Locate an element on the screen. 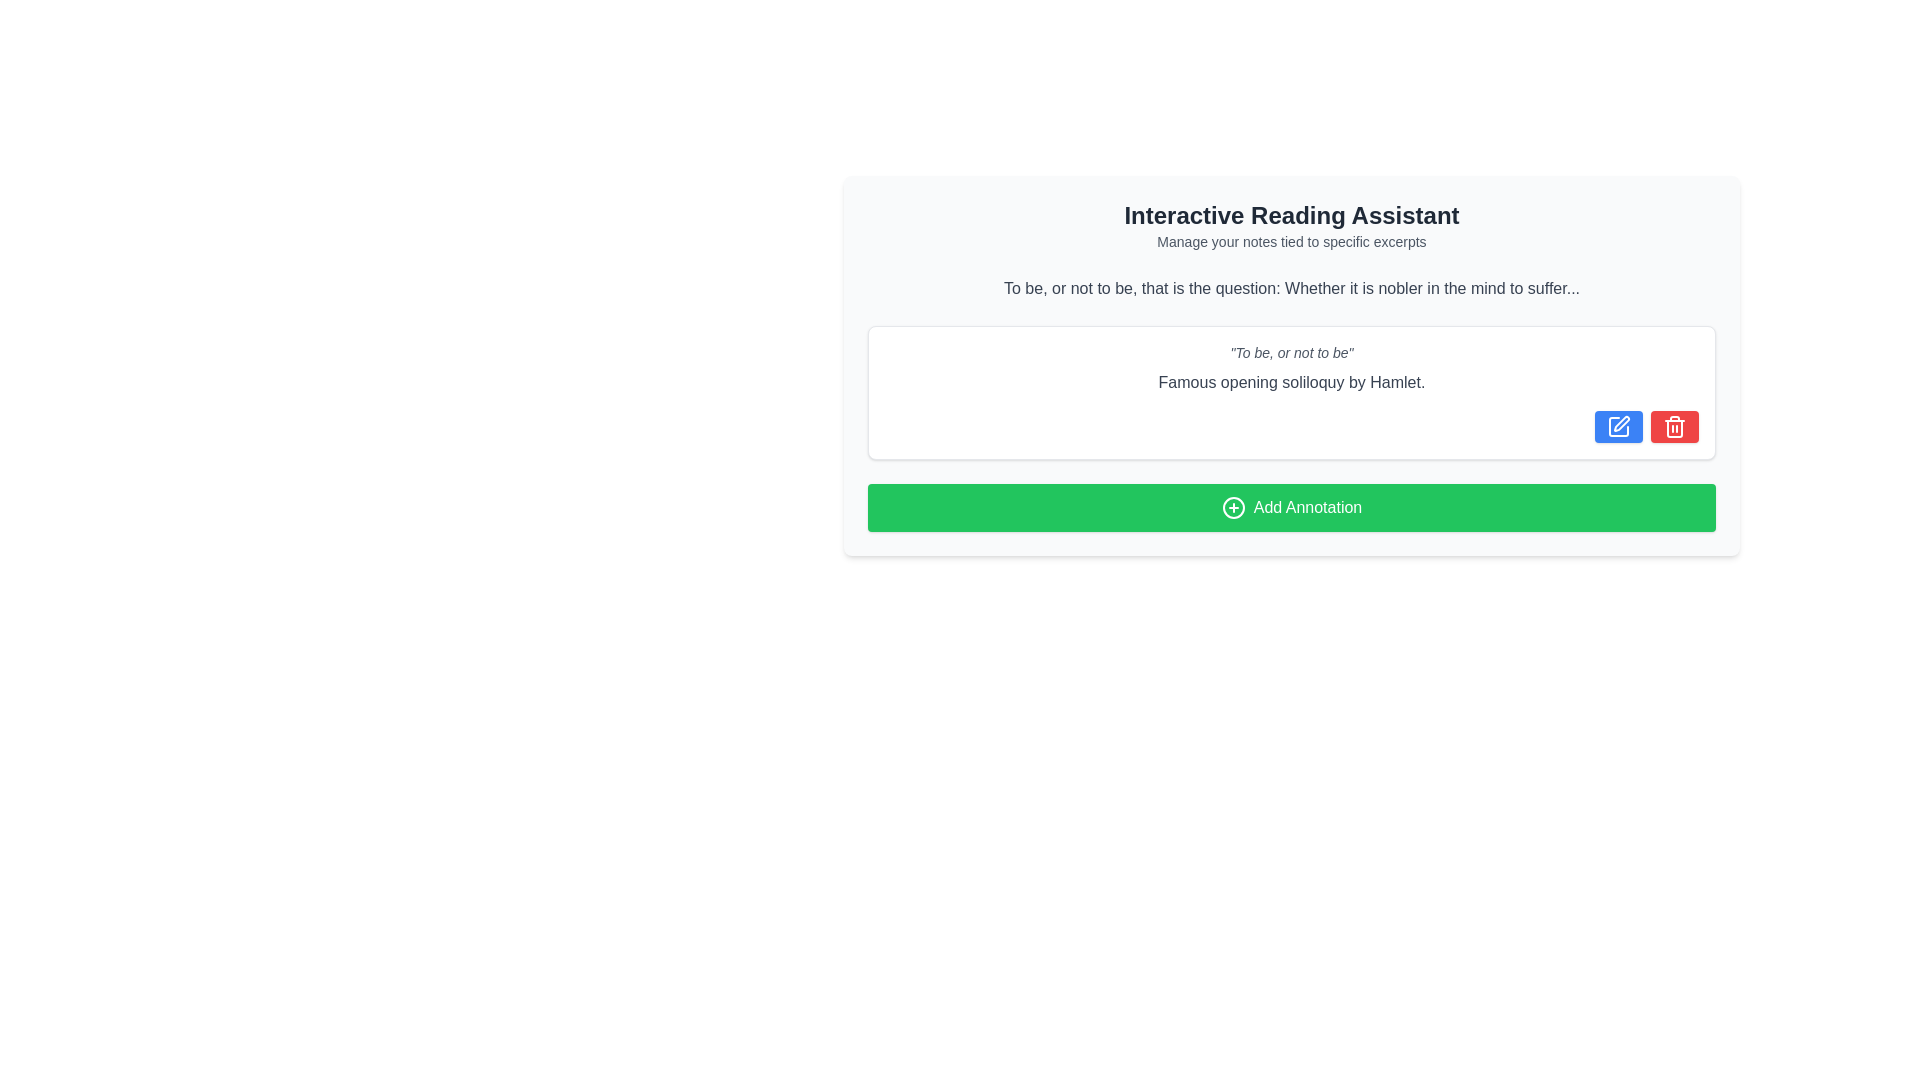 This screenshot has height=1080, width=1920. the circular '+' icon located on the left side of the 'Add Annotation' green button to interact with it is located at coordinates (1232, 507).